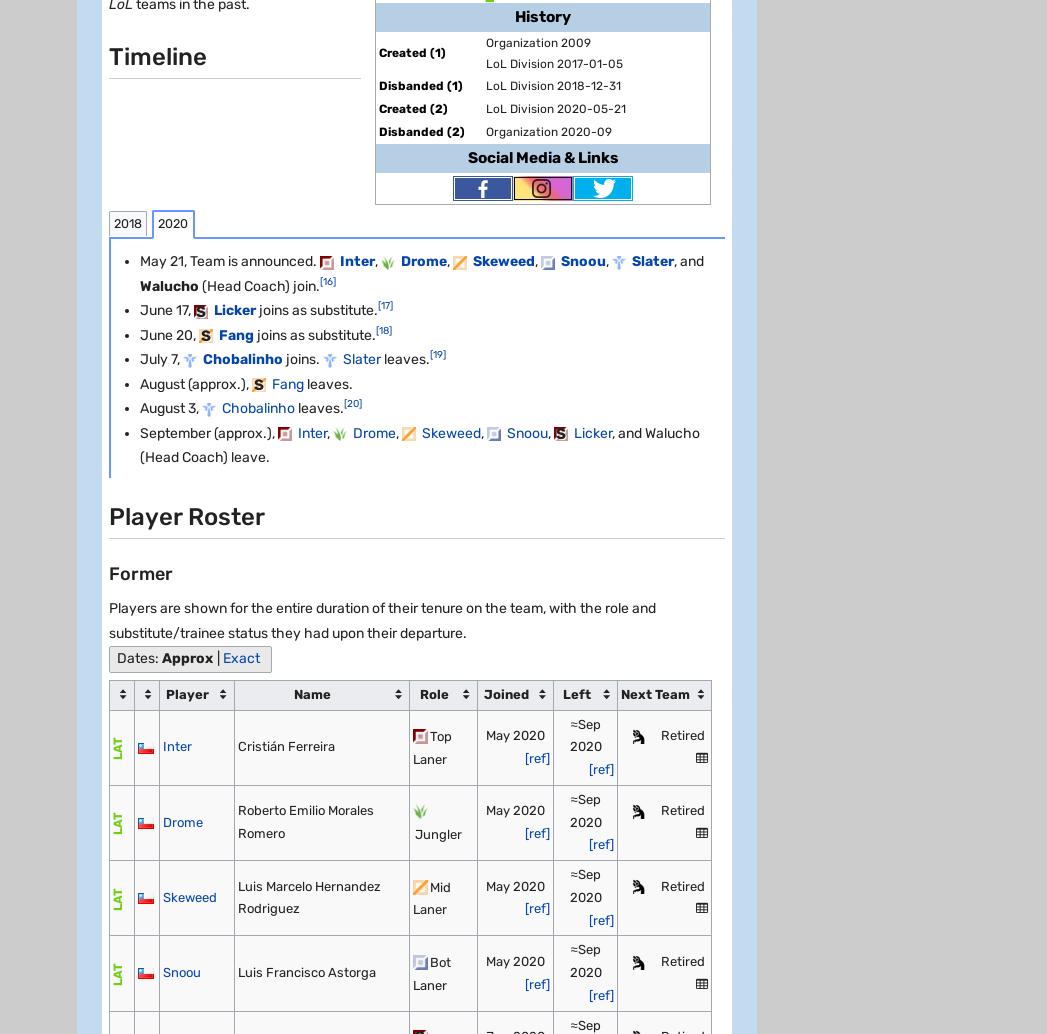 The height and width of the screenshot is (1034, 1047). What do you see at coordinates (479, 826) in the screenshot?
I see `'Global Sitemap'` at bounding box center [479, 826].